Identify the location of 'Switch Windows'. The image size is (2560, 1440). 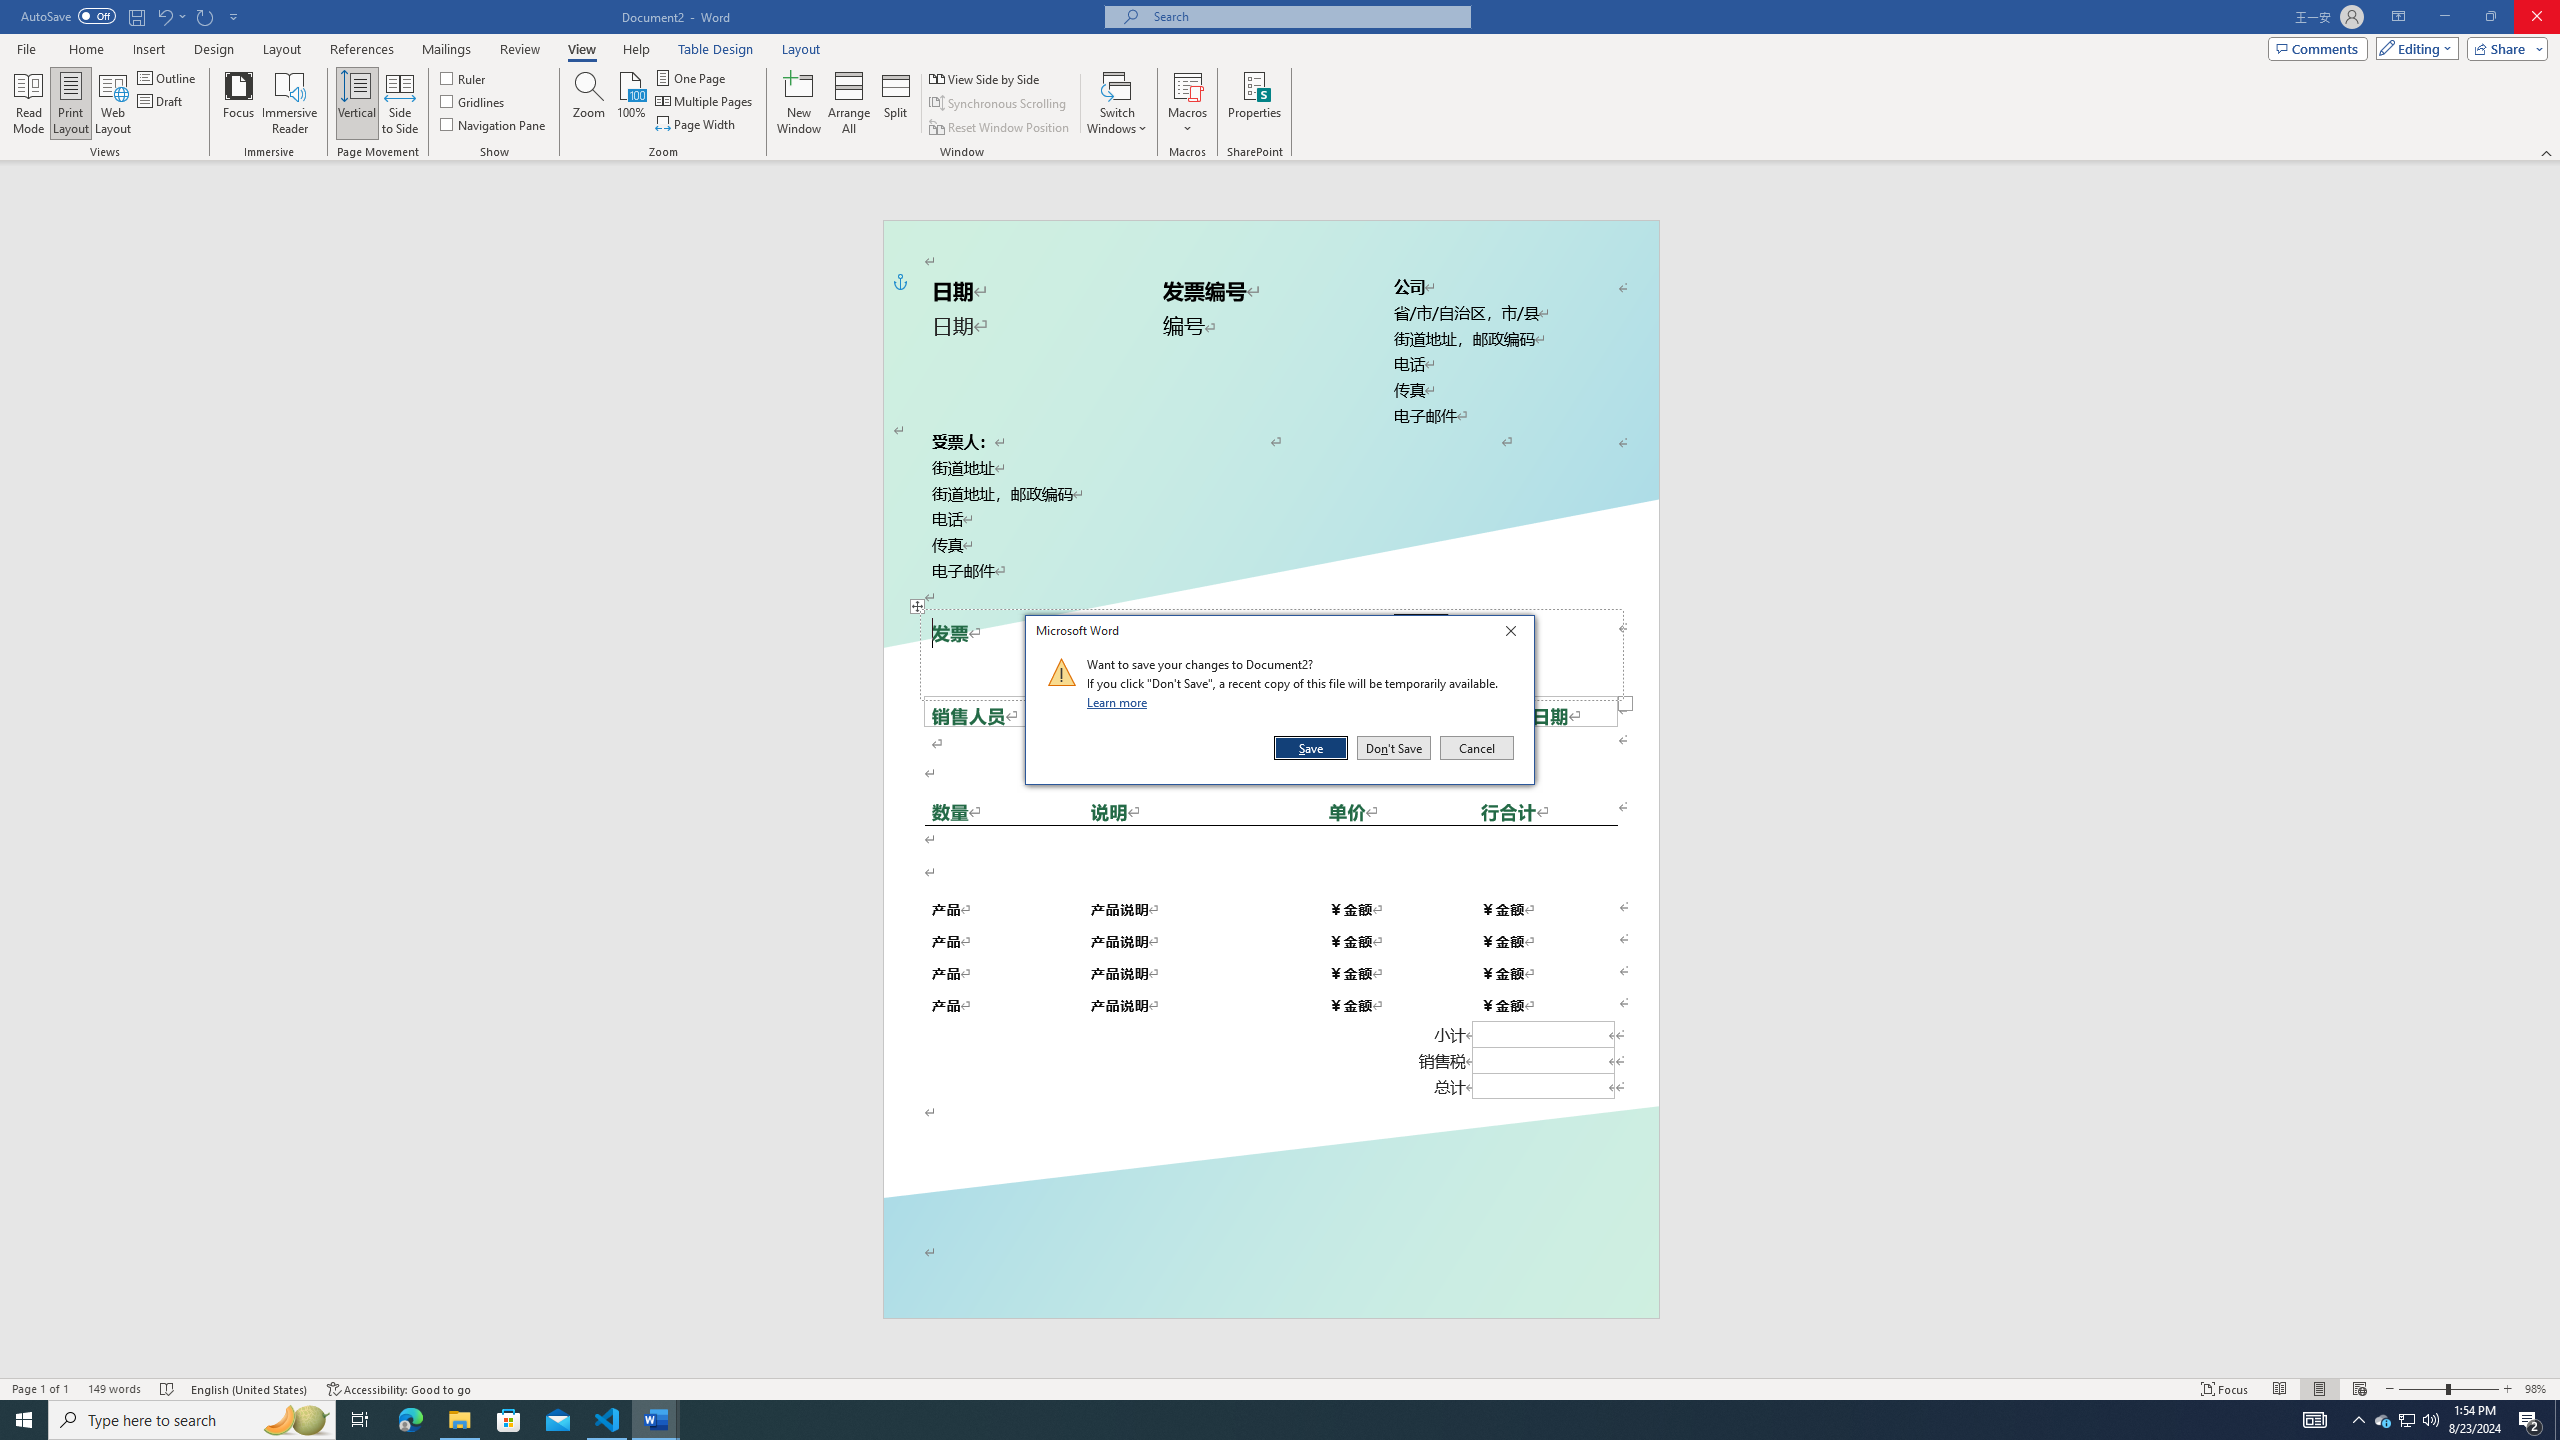
(1116, 103).